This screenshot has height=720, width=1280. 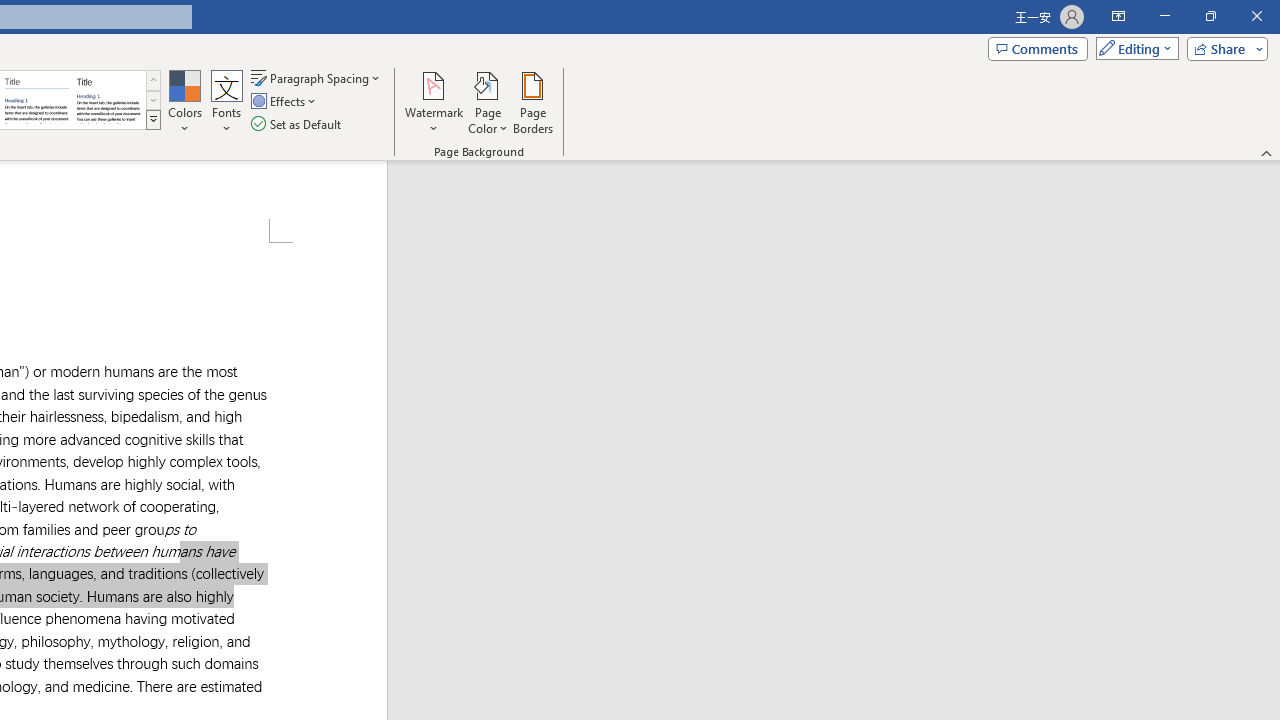 What do you see at coordinates (152, 120) in the screenshot?
I see `'Style Set'` at bounding box center [152, 120].